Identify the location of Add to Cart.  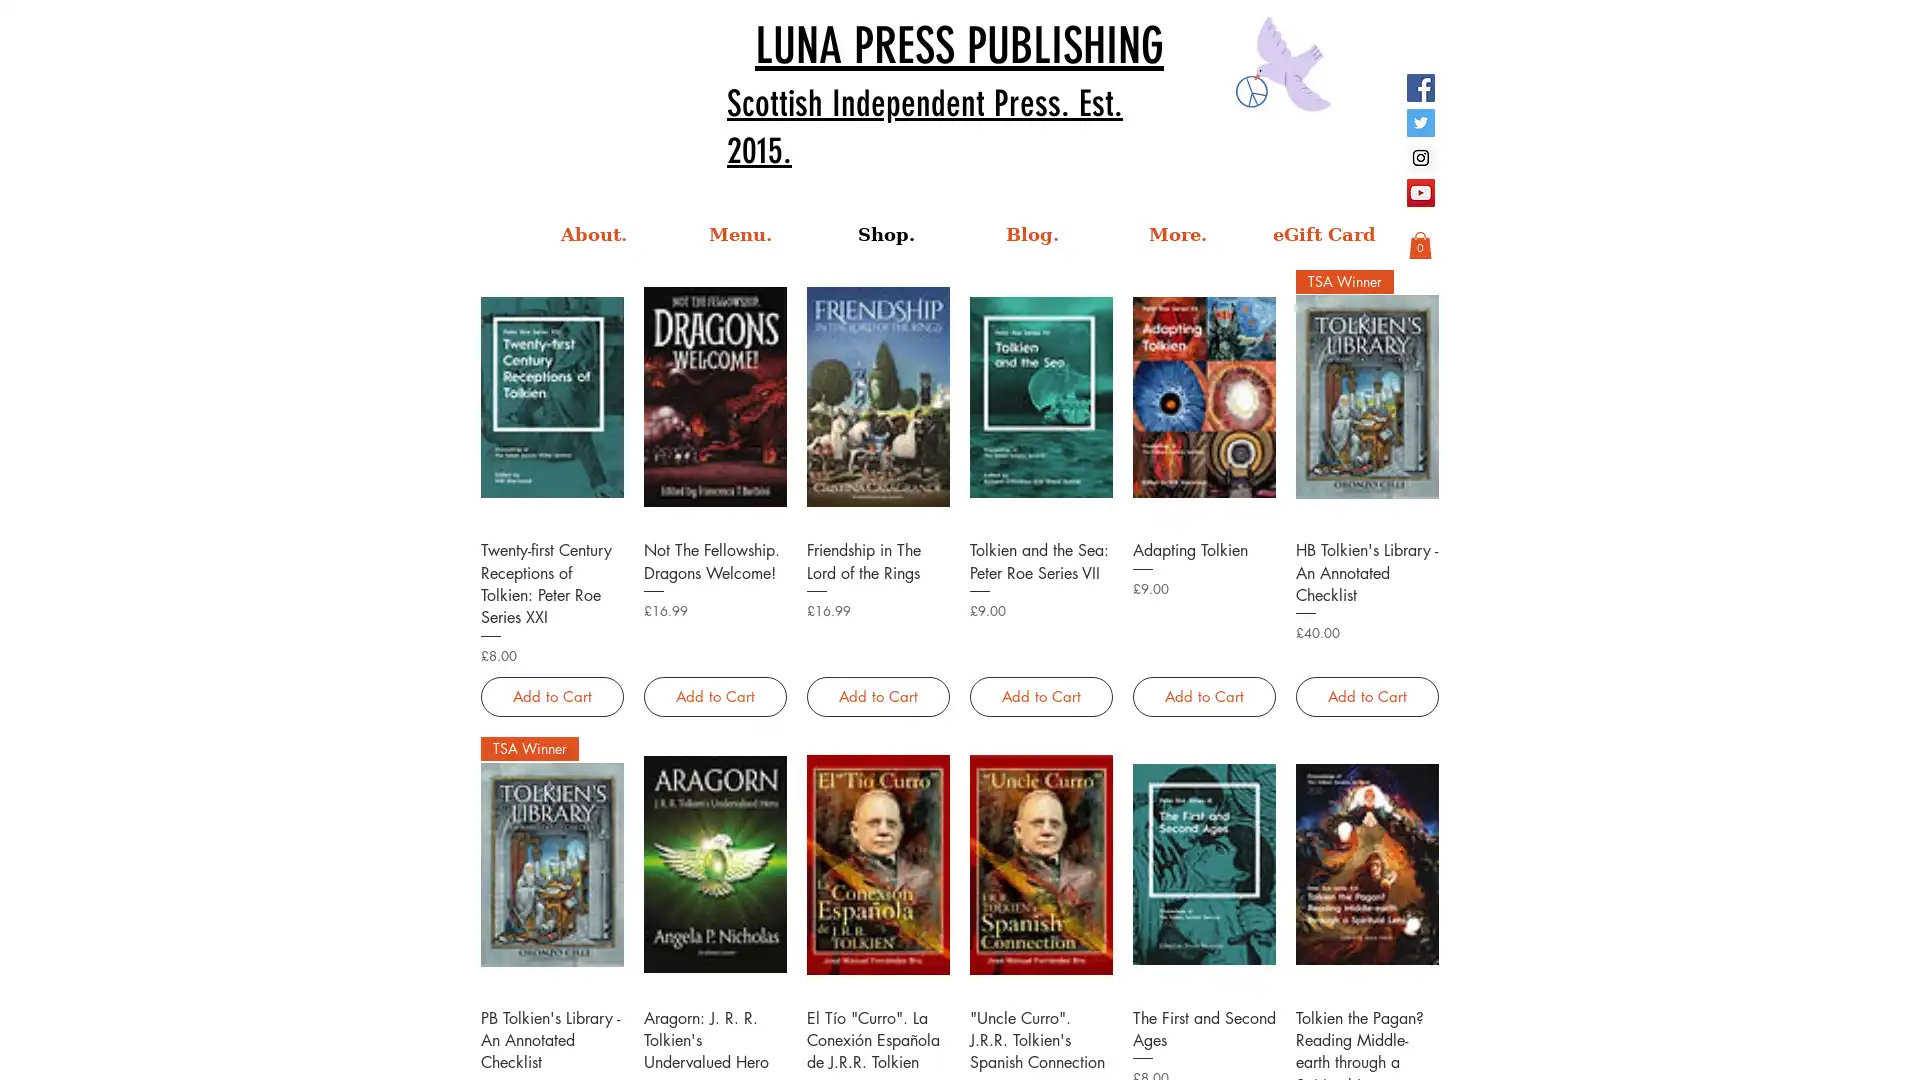
(552, 695).